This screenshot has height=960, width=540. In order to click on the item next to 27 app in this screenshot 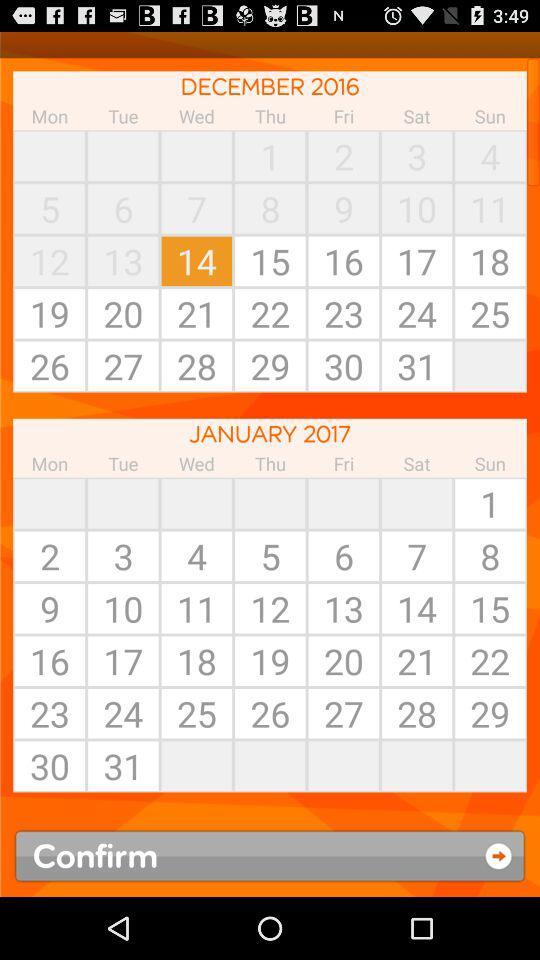, I will do `click(270, 765)`.